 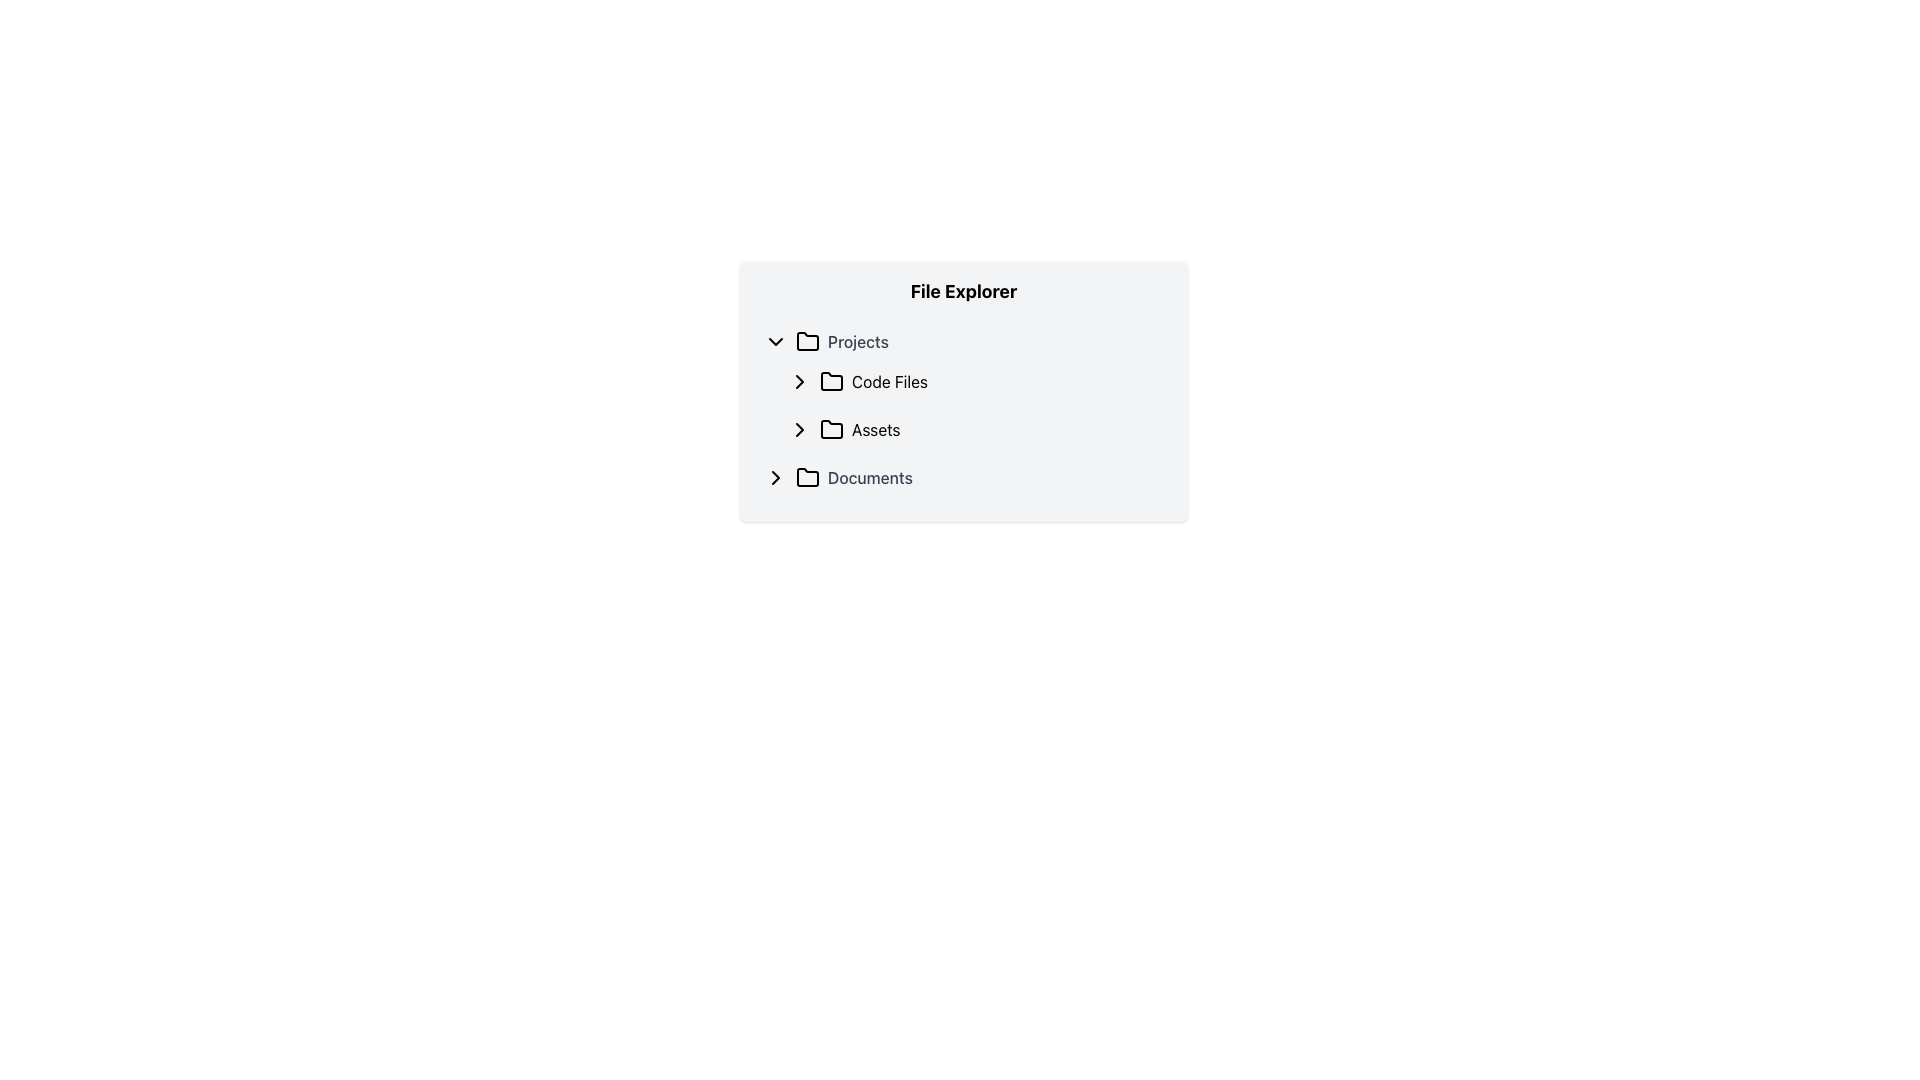 What do you see at coordinates (975, 428) in the screenshot?
I see `the 'Assets' folder entry` at bounding box center [975, 428].